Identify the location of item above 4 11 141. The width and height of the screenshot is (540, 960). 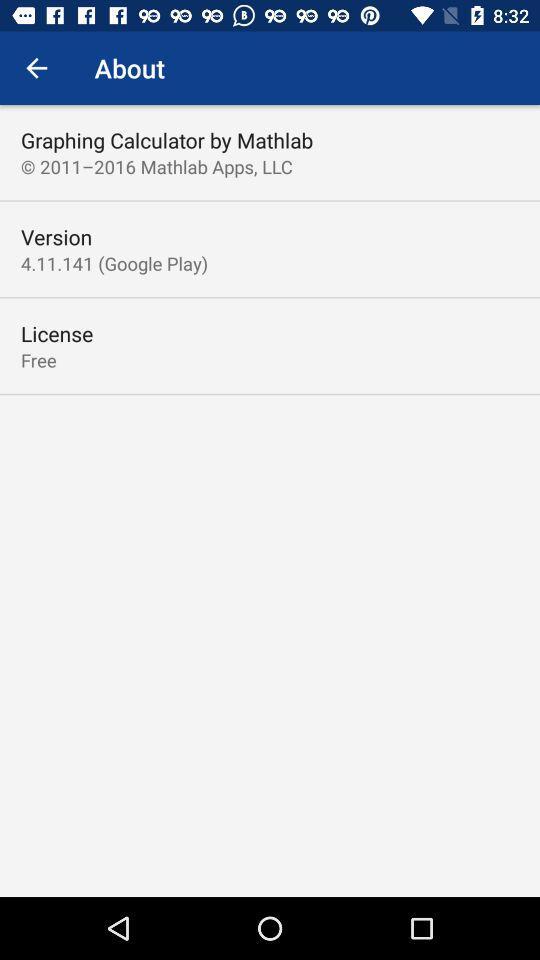
(56, 237).